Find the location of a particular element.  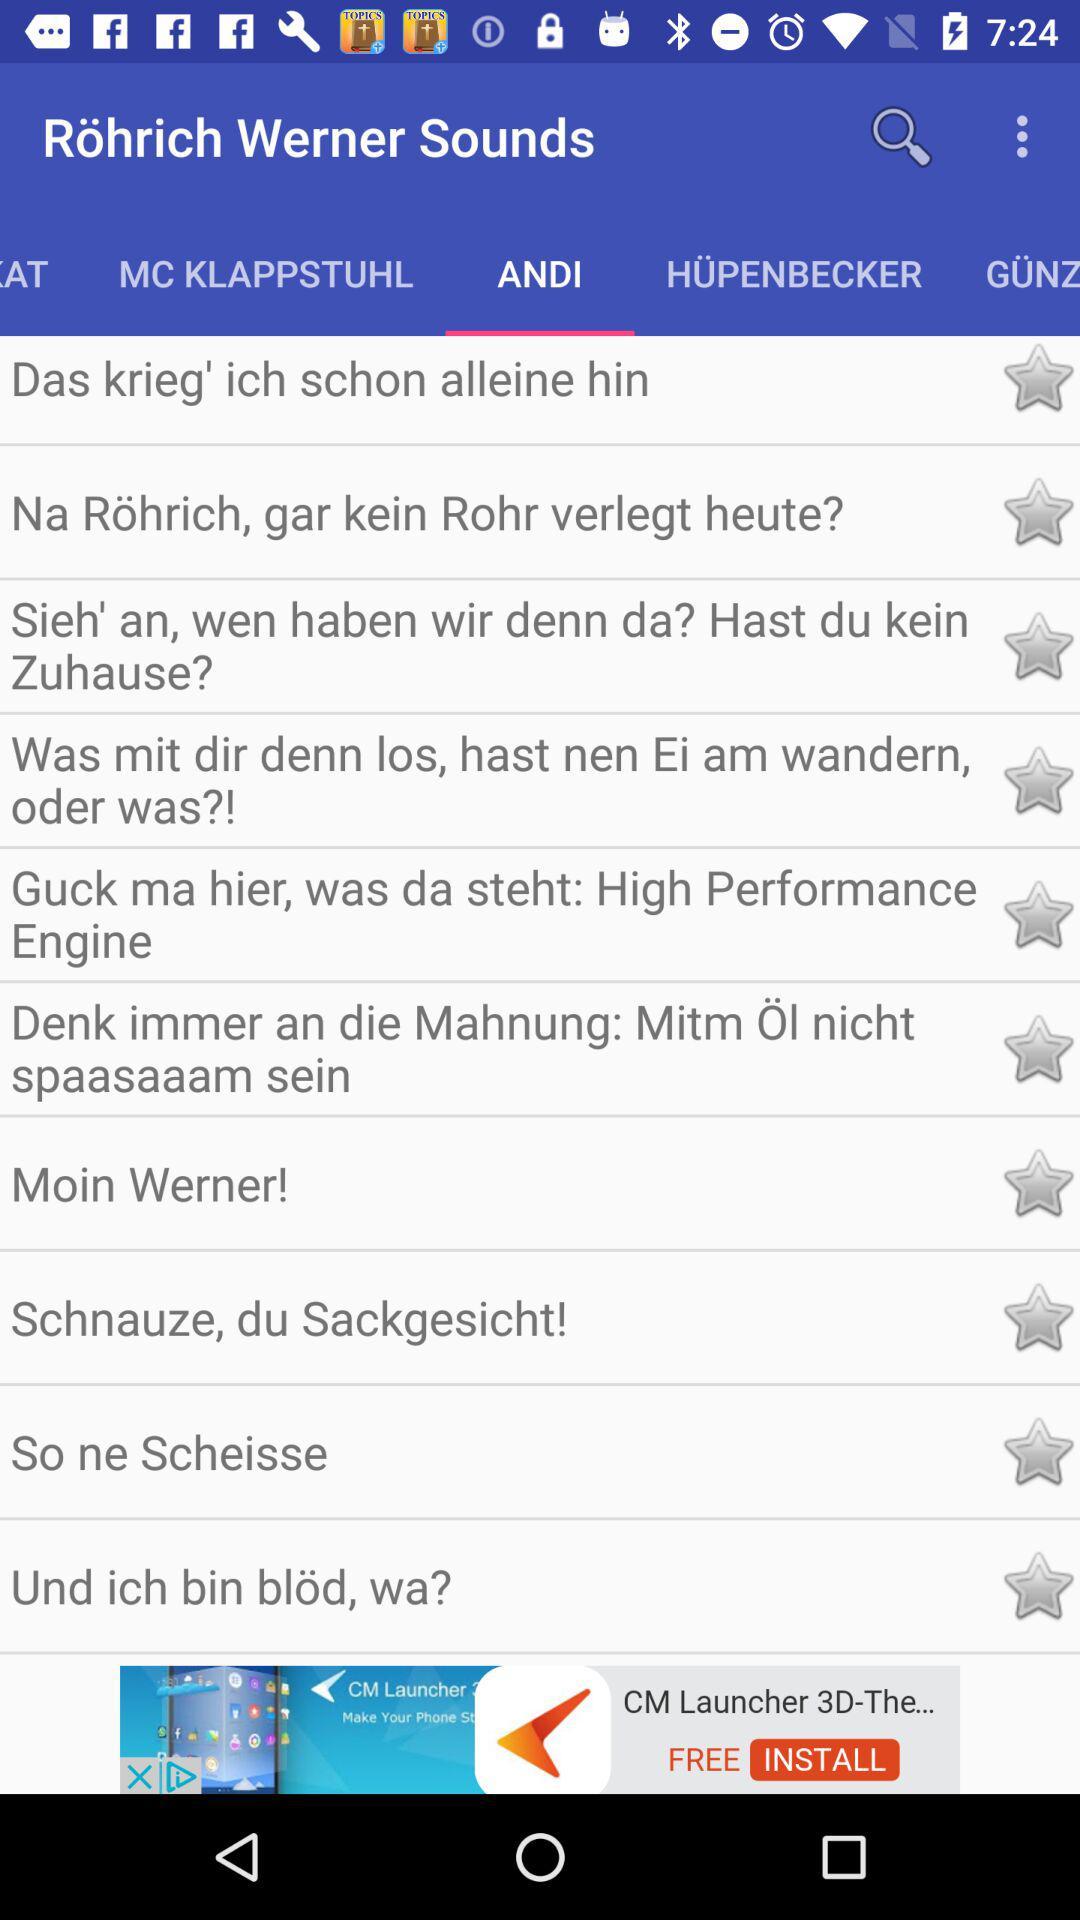

favorite button is located at coordinates (1036, 1317).